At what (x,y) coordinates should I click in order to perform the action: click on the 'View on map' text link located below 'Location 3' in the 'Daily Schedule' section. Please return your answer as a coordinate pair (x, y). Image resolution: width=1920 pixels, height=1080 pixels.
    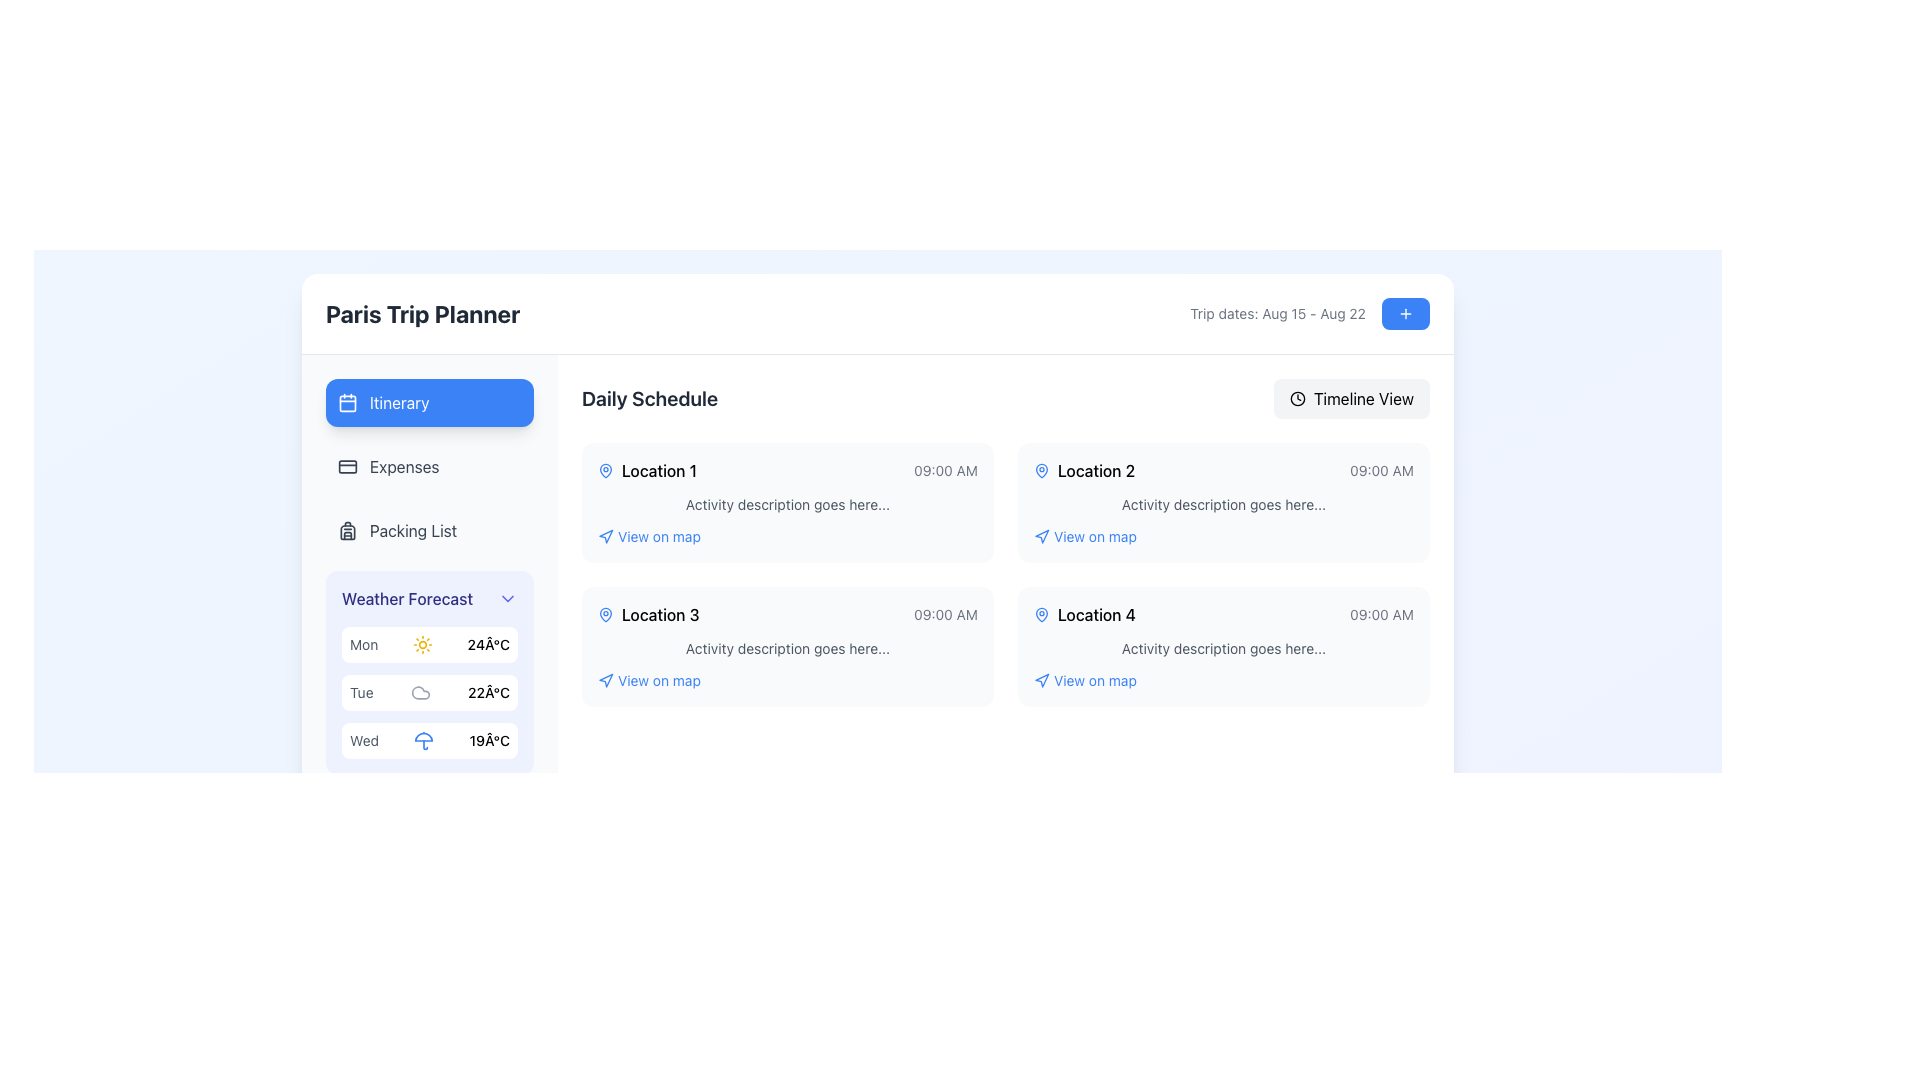
    Looking at the image, I should click on (659, 680).